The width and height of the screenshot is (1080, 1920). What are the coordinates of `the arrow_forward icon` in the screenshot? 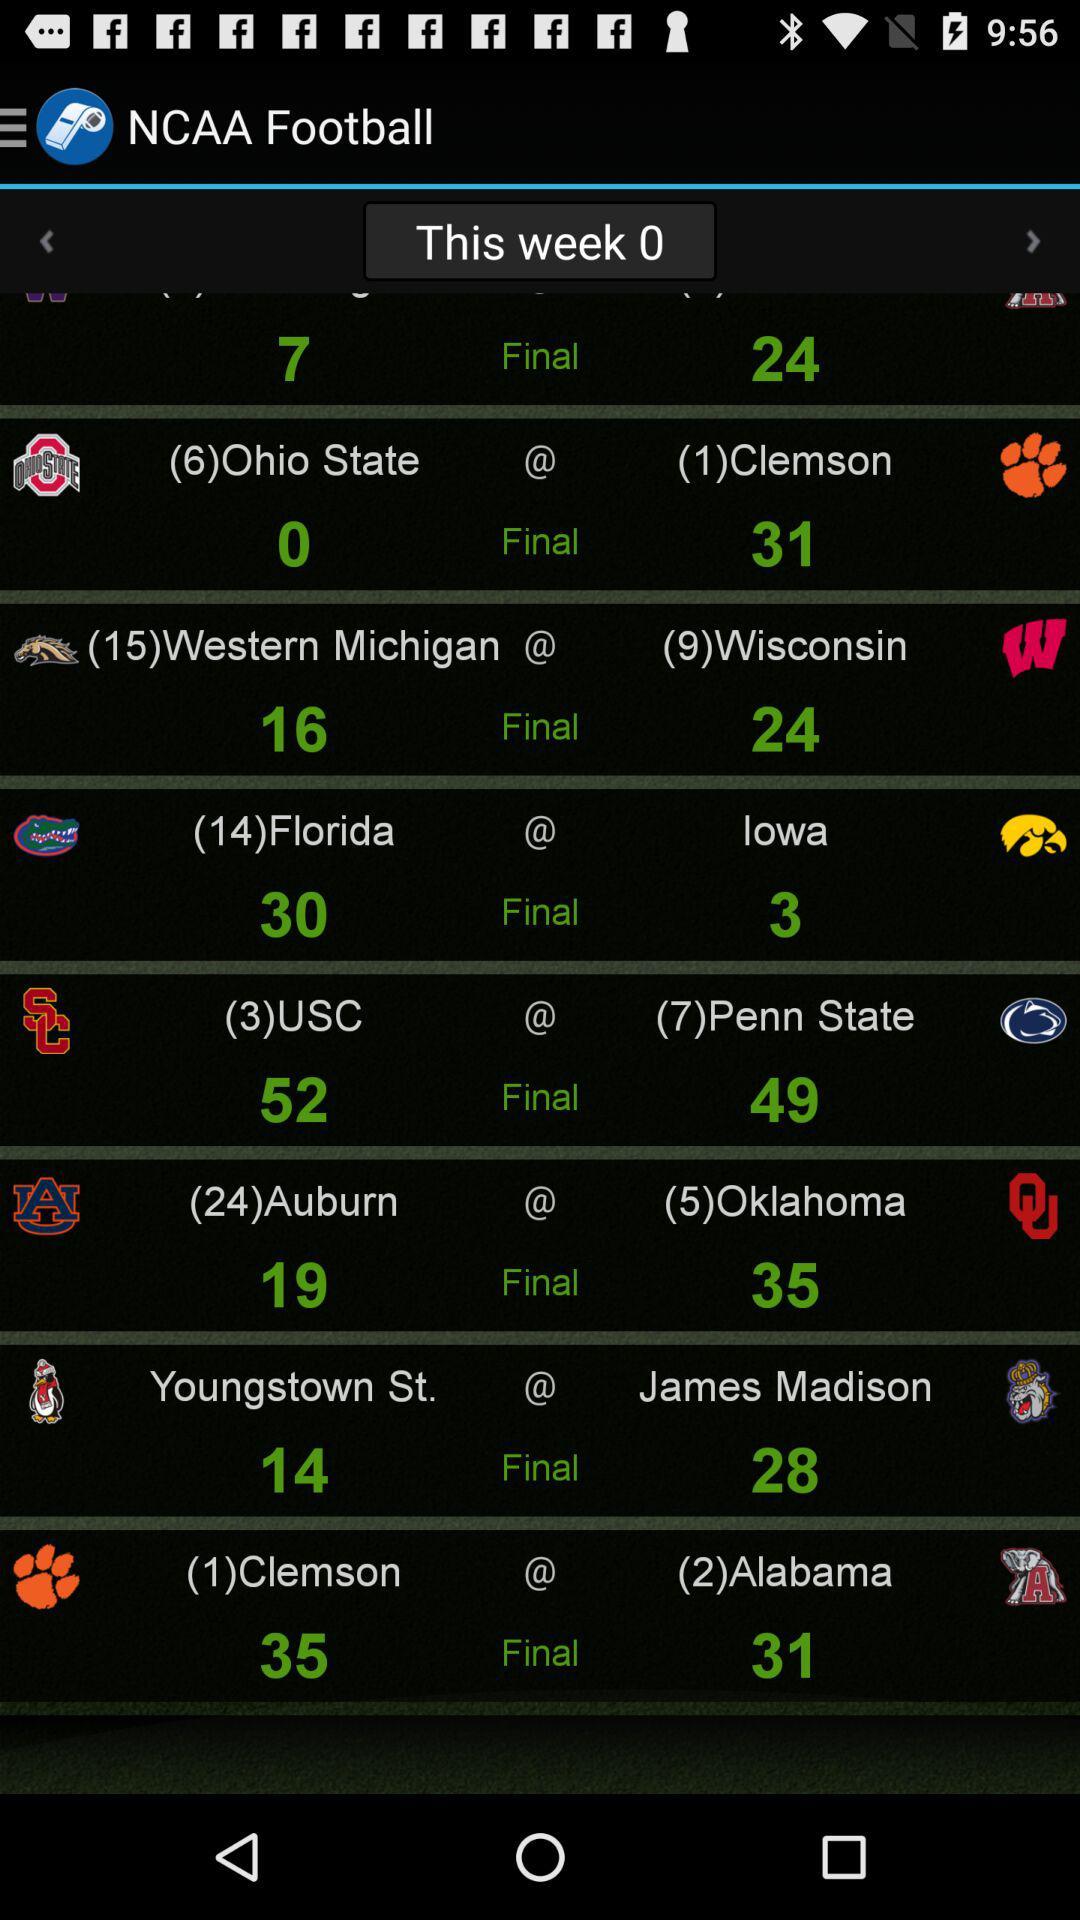 It's located at (1033, 257).